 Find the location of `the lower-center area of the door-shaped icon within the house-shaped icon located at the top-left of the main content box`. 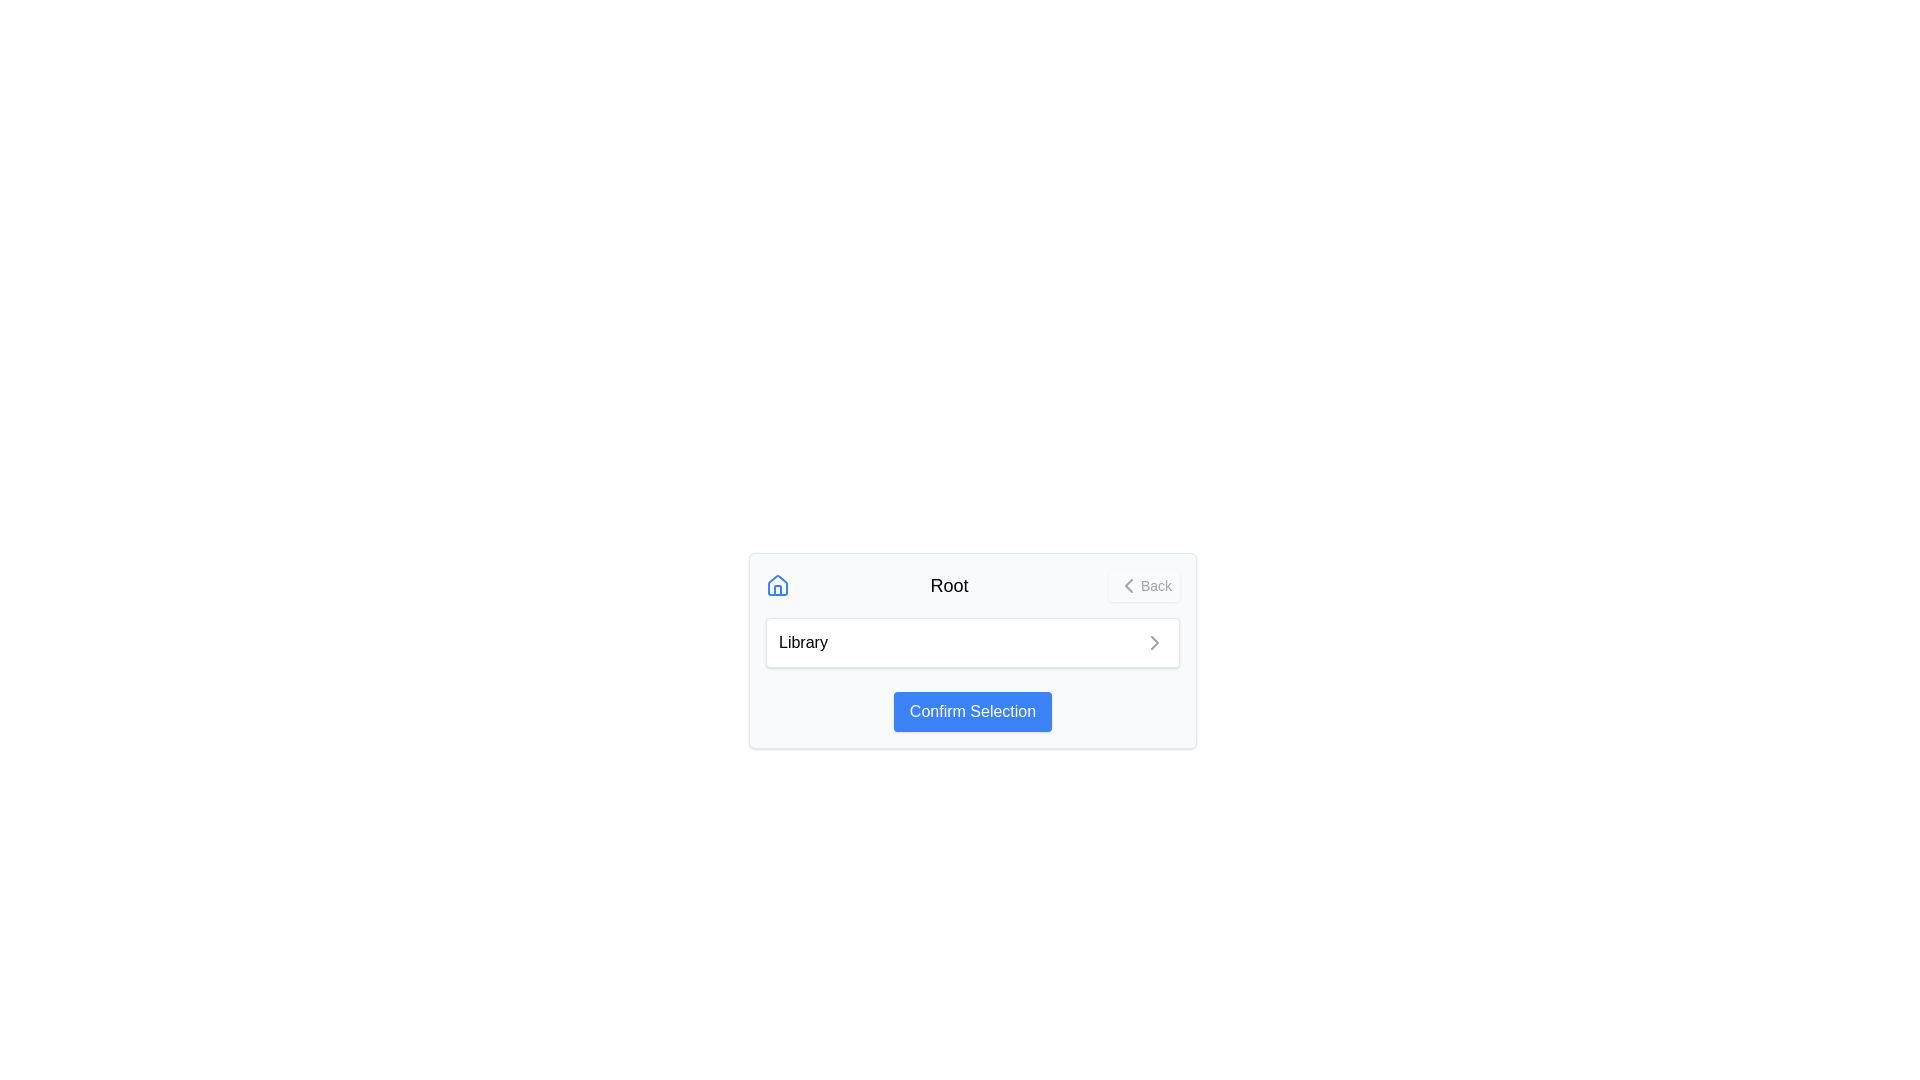

the lower-center area of the door-shaped icon within the house-shaped icon located at the top-left of the main content box is located at coordinates (776, 589).